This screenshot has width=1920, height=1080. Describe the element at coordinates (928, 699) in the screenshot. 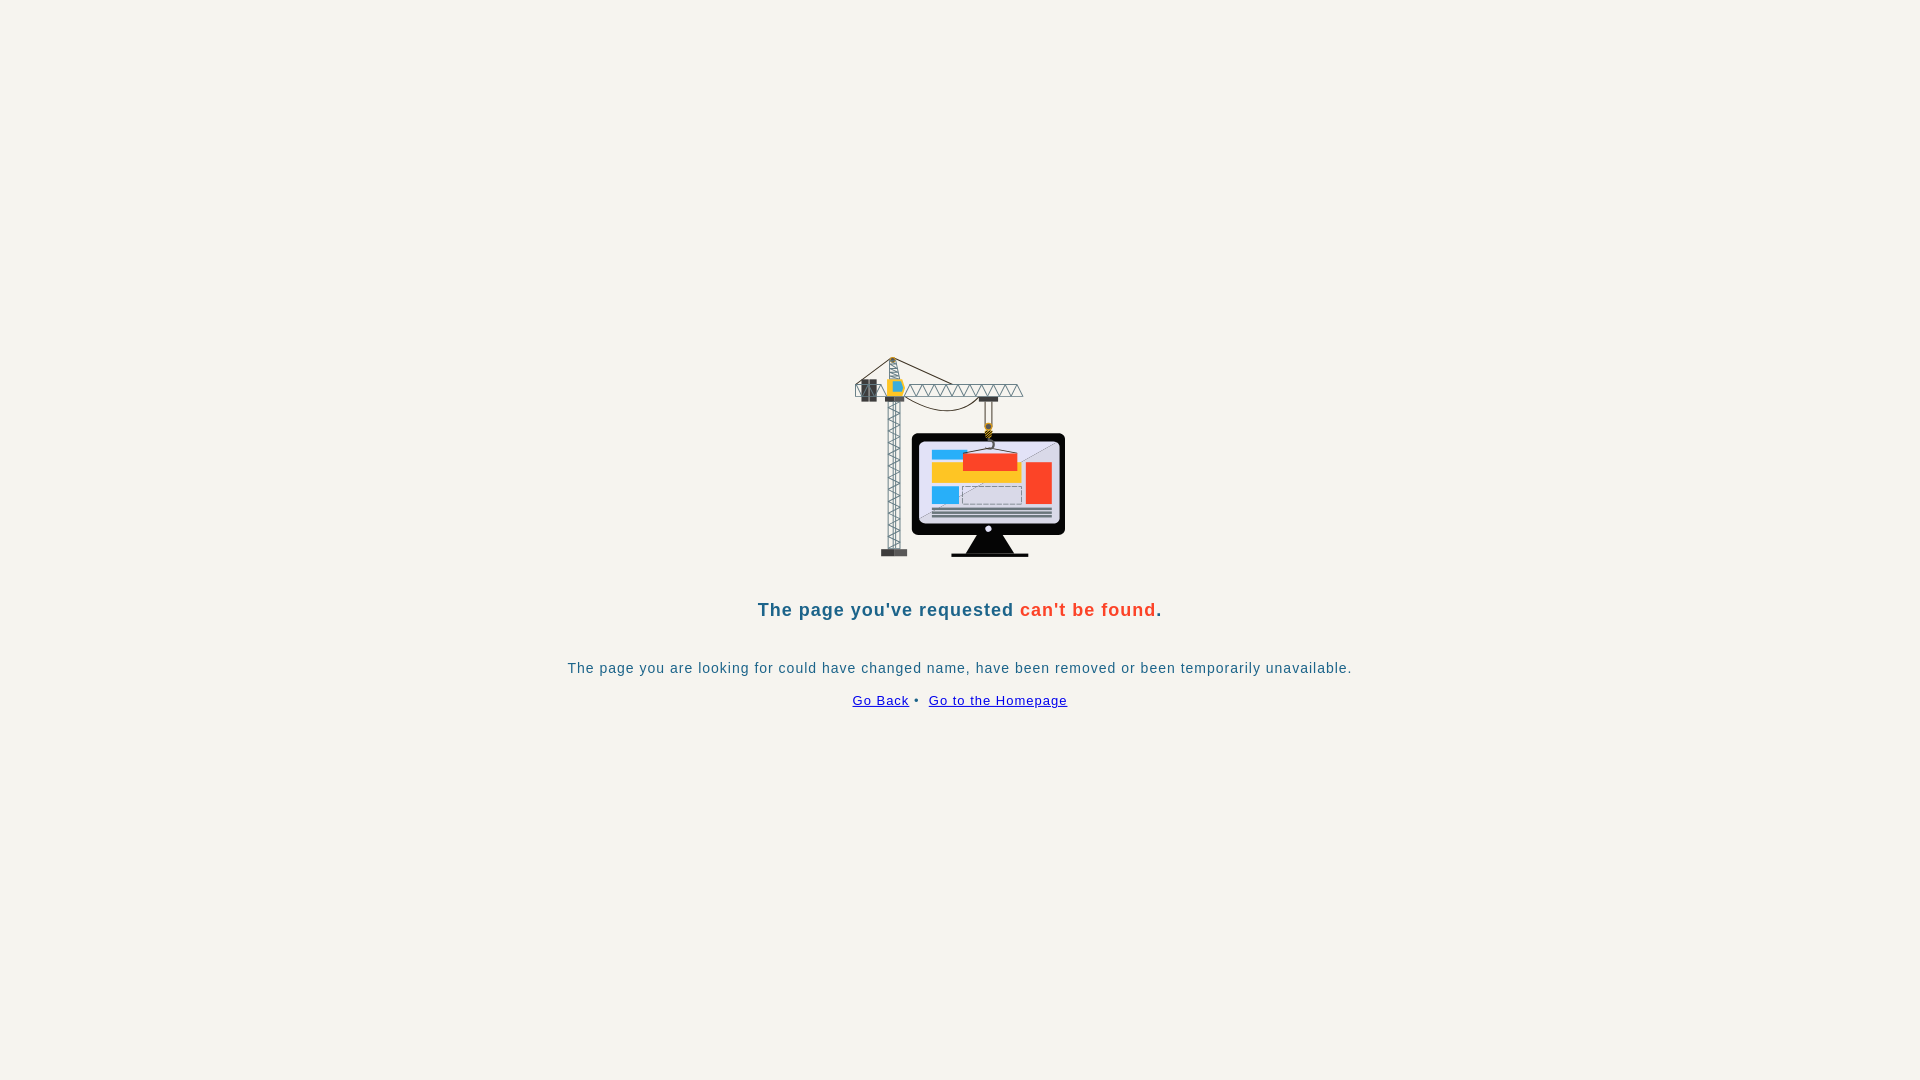

I see `'Go to the Homepage'` at that location.